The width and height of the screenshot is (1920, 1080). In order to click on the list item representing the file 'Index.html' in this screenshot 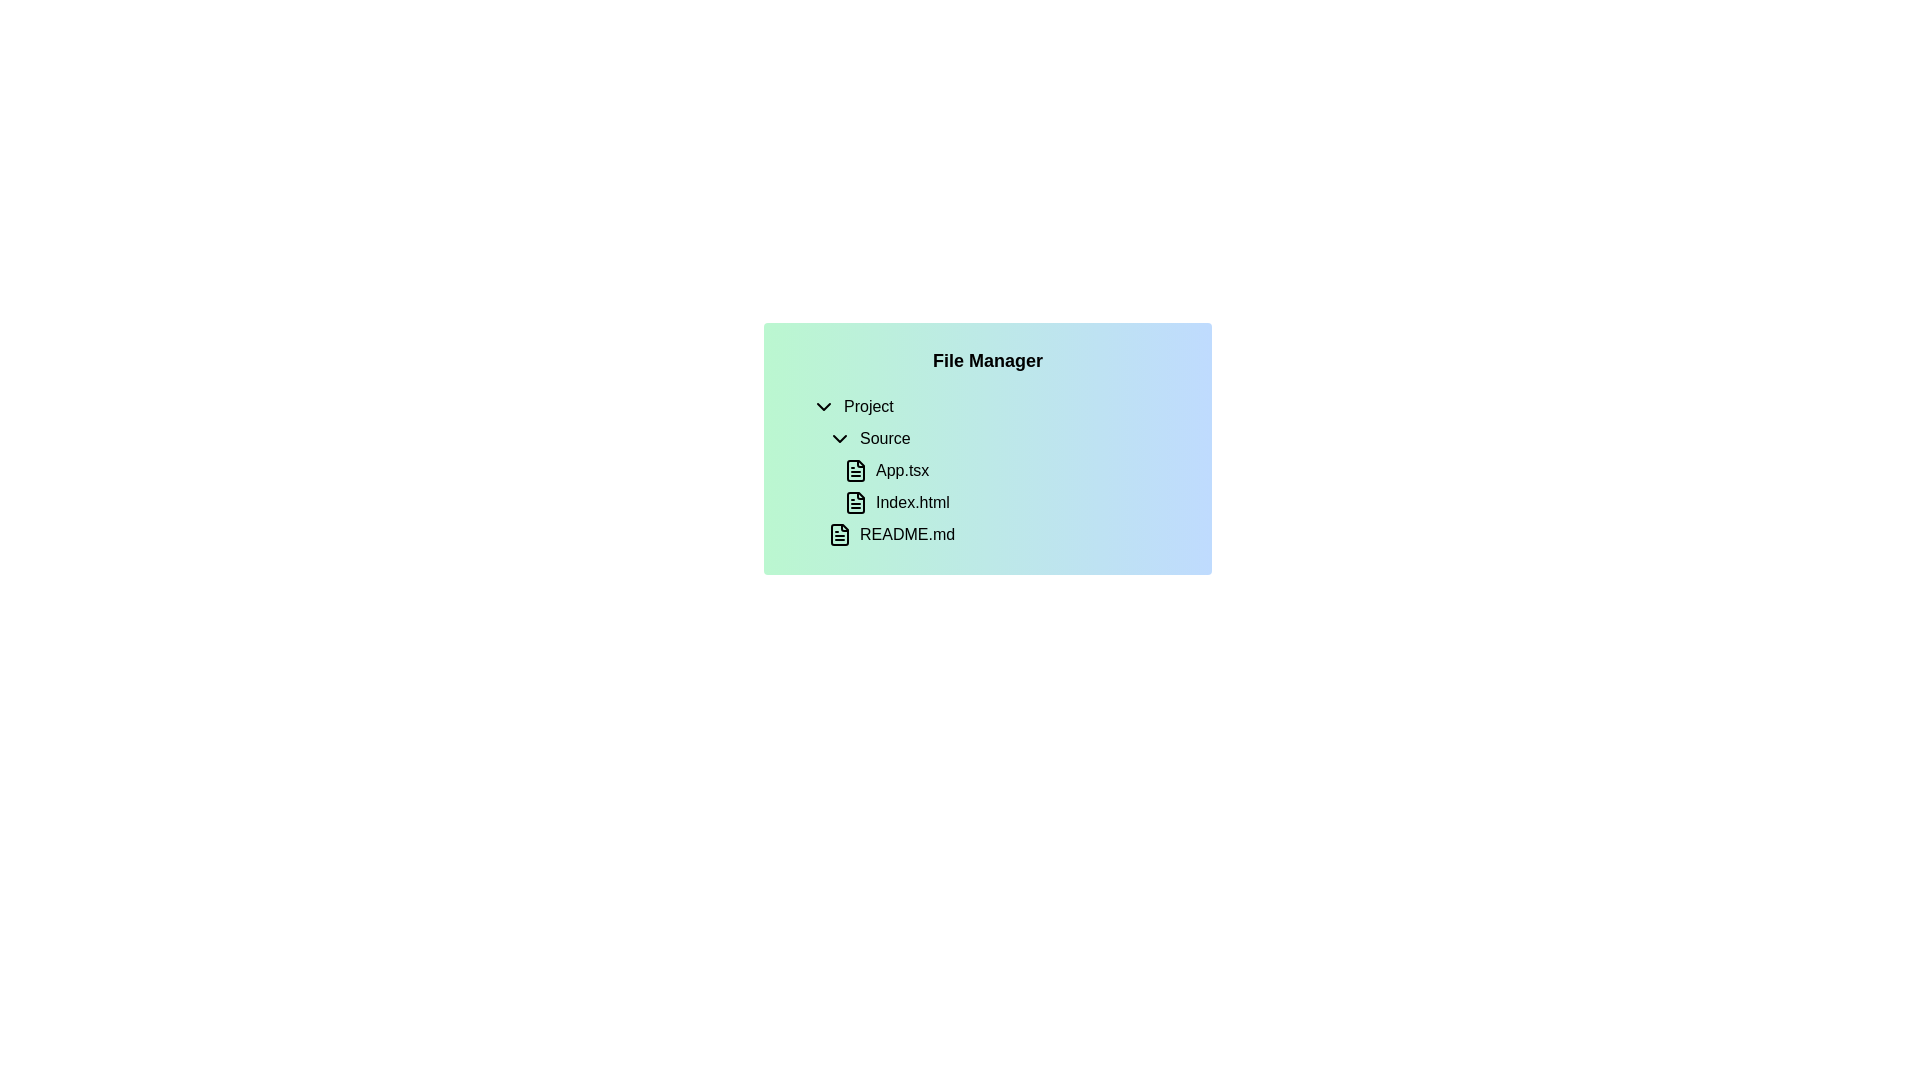, I will do `click(1003, 501)`.